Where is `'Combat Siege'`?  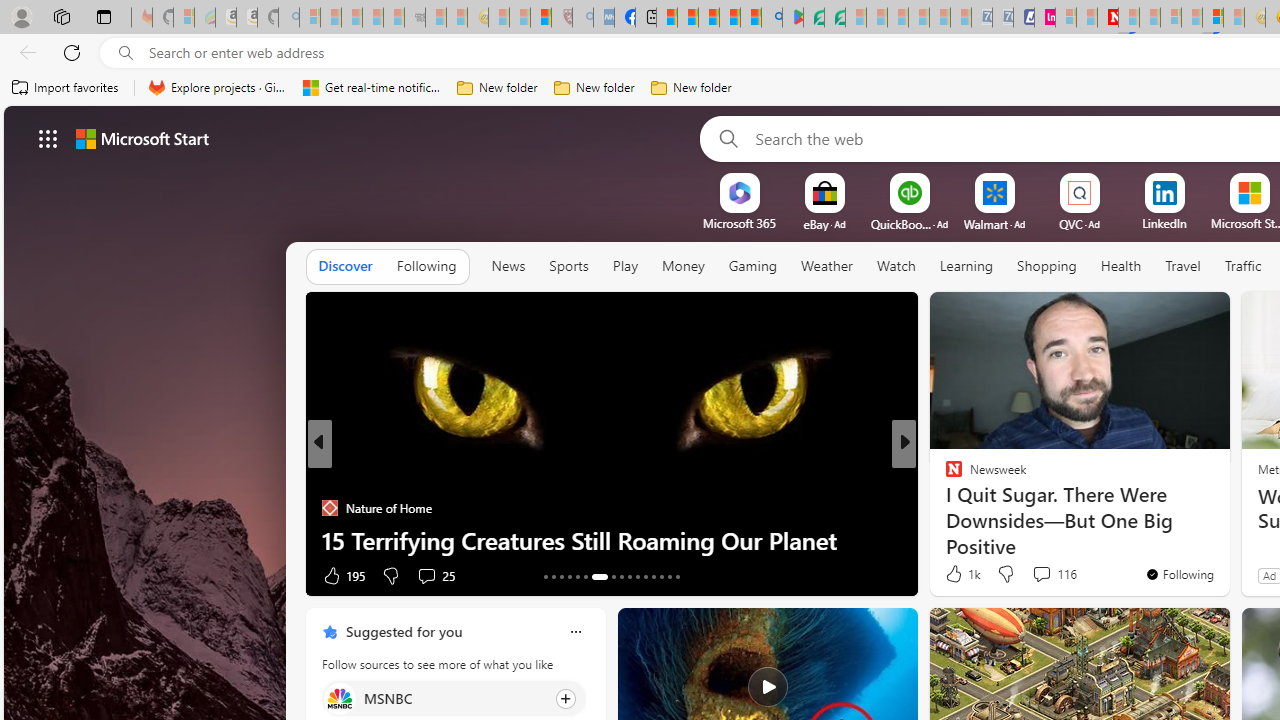
'Combat Siege' is located at coordinates (413, 17).